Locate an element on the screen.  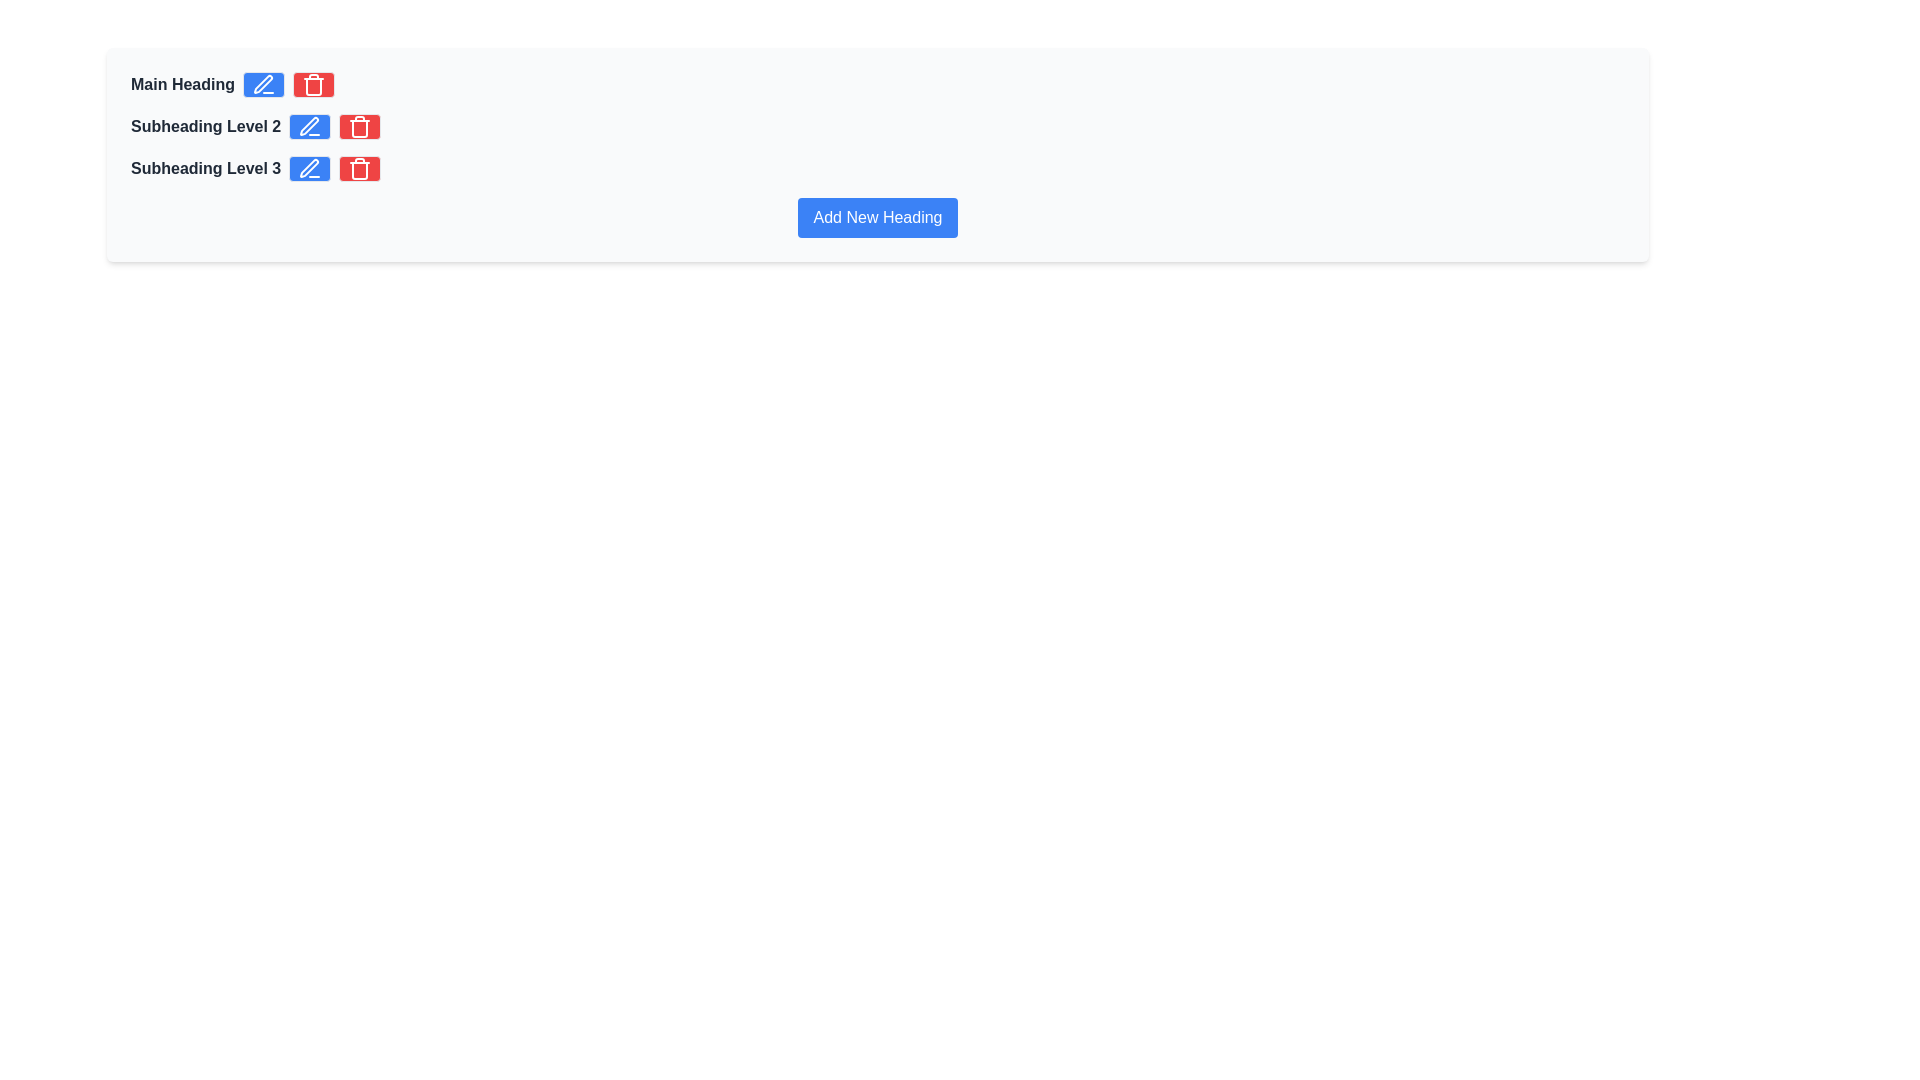
the small blue pen icon button located to the right of the 'Subheading Level 2' text to enter edit mode is located at coordinates (308, 126).